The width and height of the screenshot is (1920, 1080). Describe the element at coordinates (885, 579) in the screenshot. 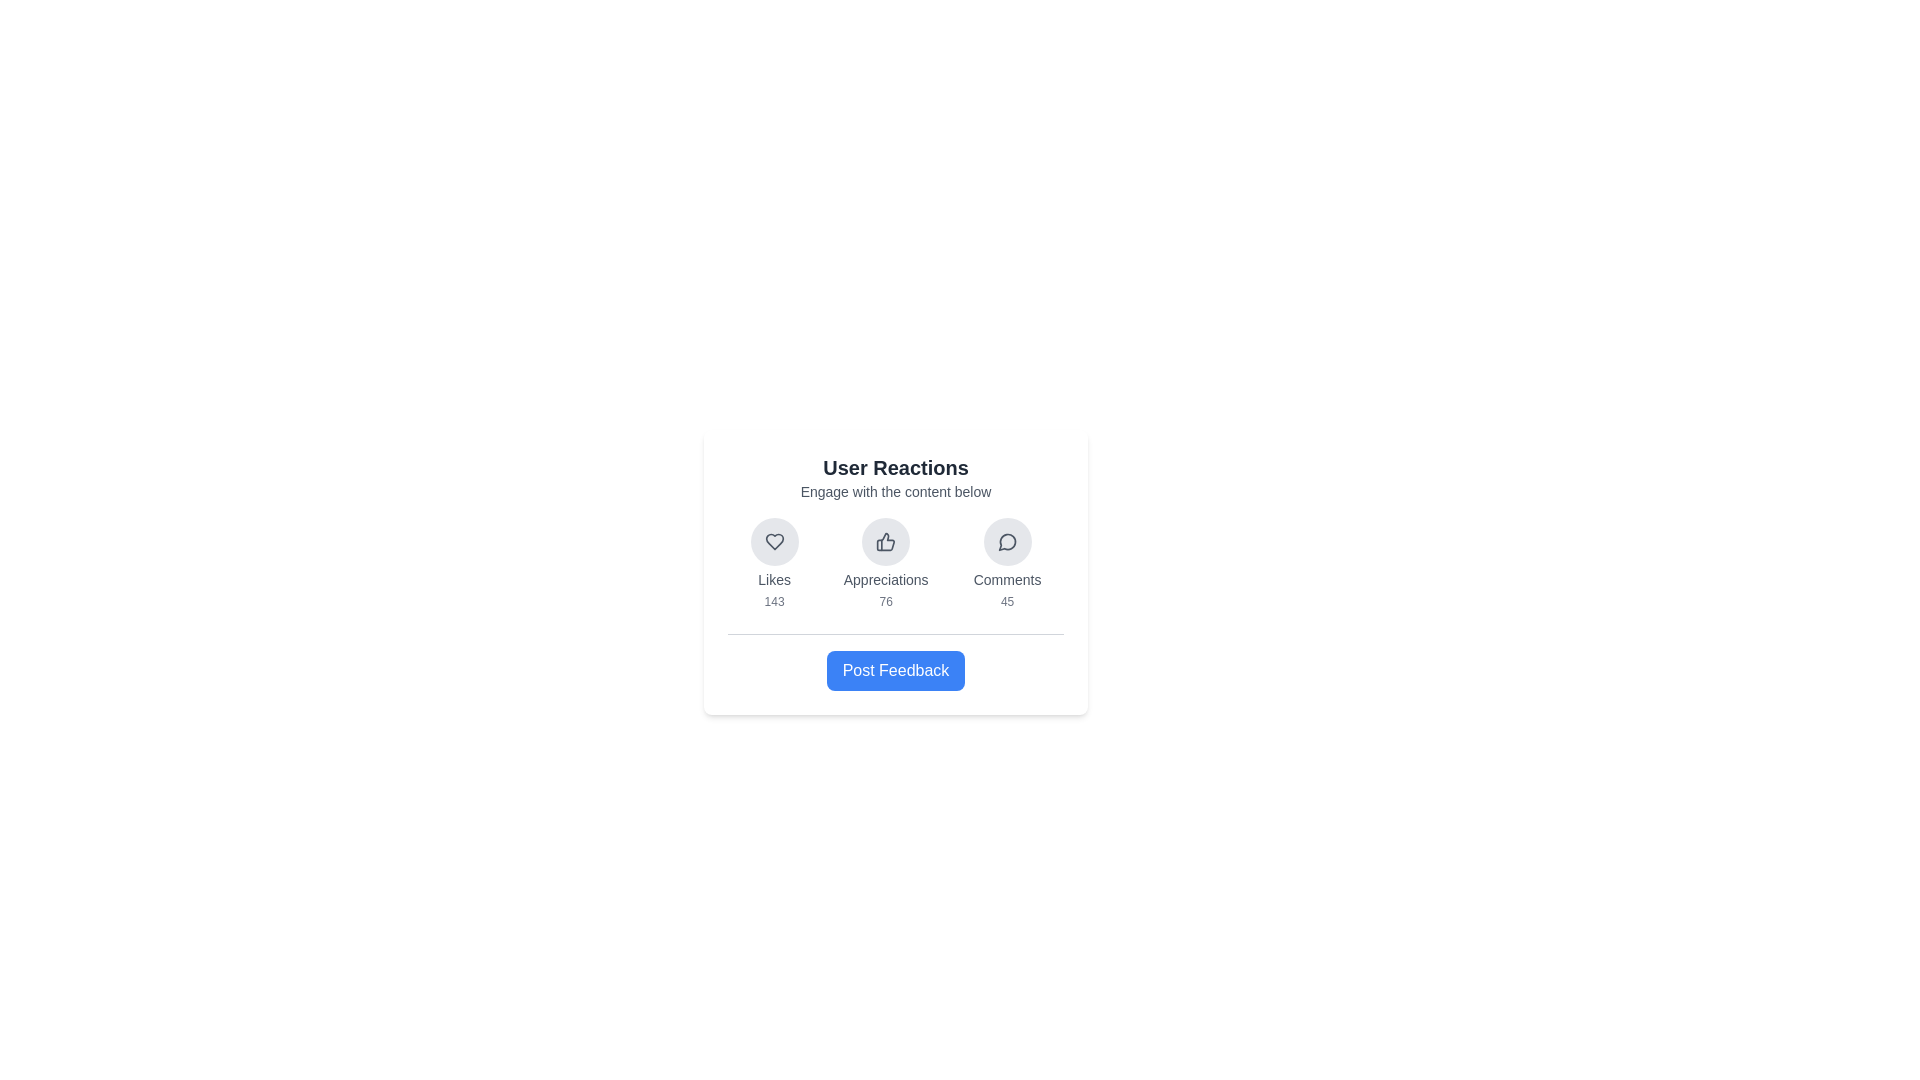

I see `the text label that reads 'Appreciations', which is styled with a small font size and gray color, located directly below the thumbs-up icon in the 'User Reactions' section` at that location.